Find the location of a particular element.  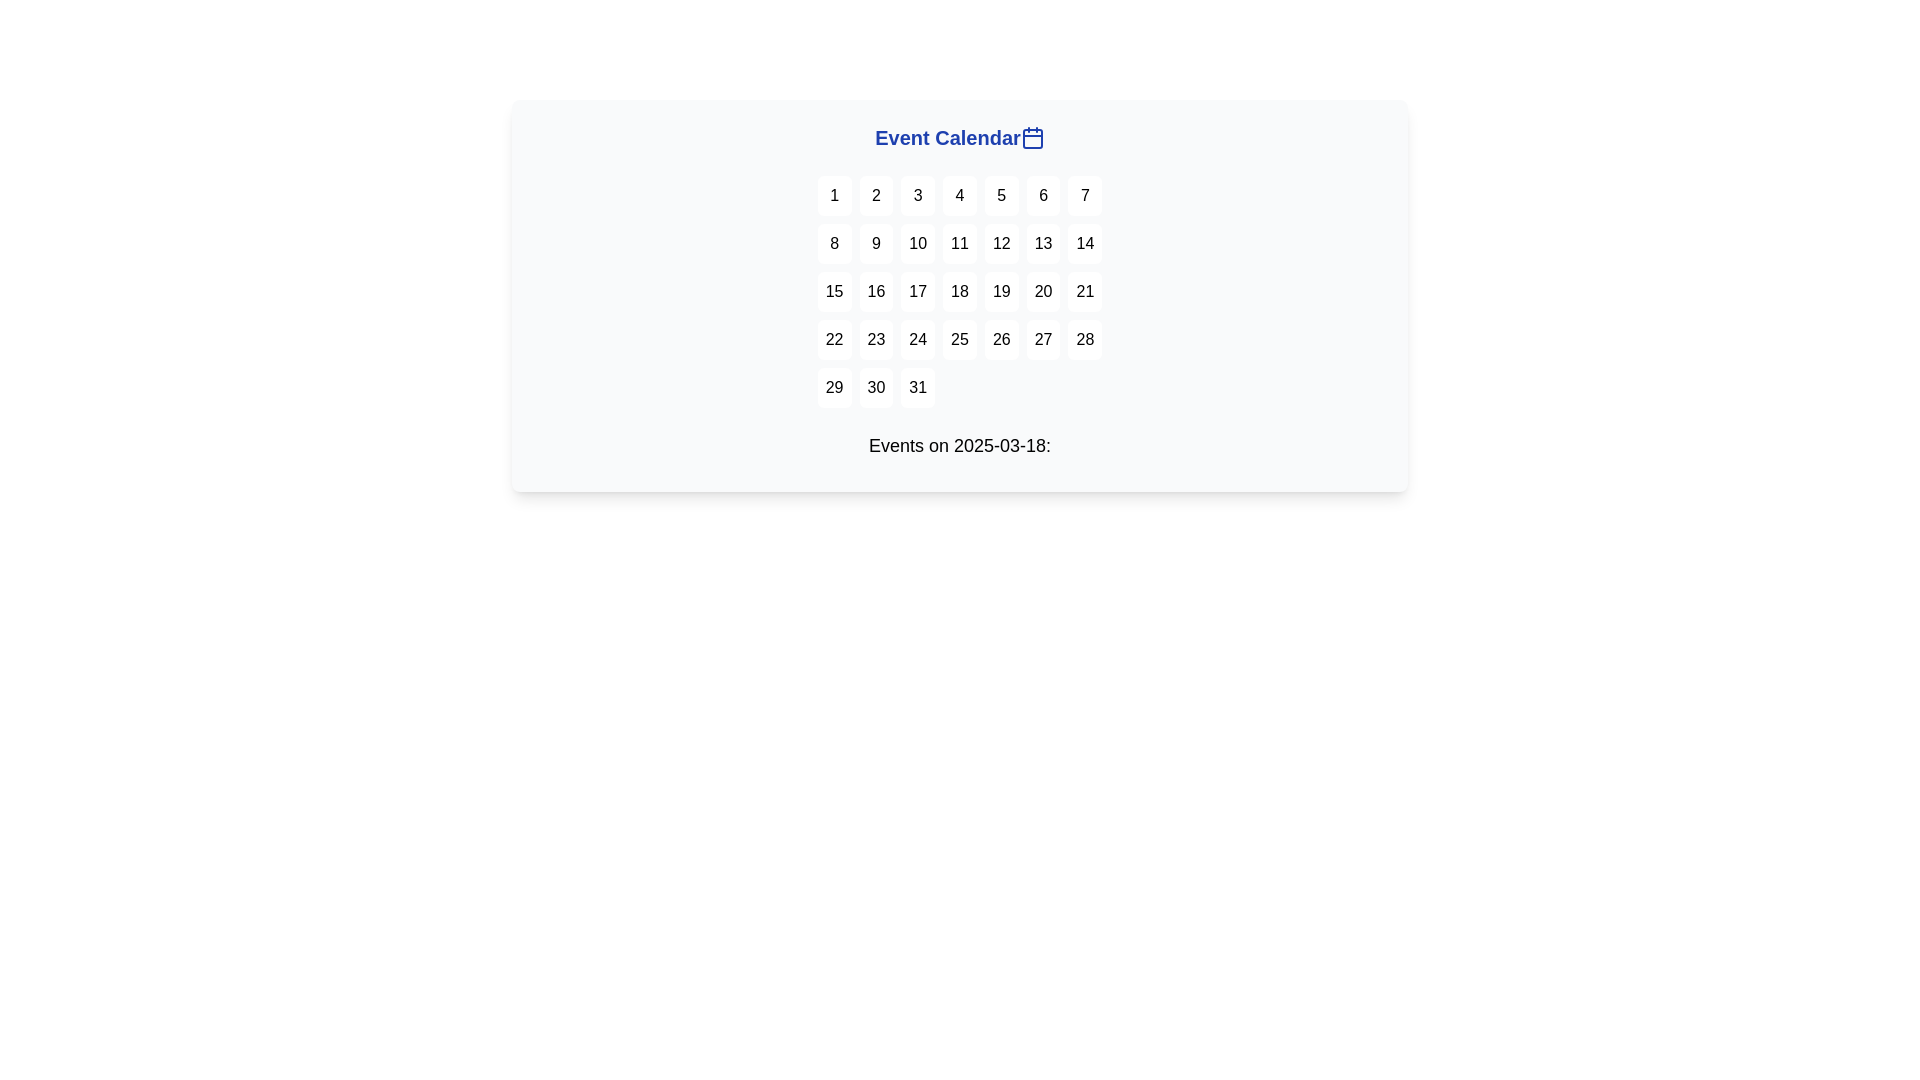

the button representing the 26th day of the month in the Event Calendar grid is located at coordinates (1001, 338).